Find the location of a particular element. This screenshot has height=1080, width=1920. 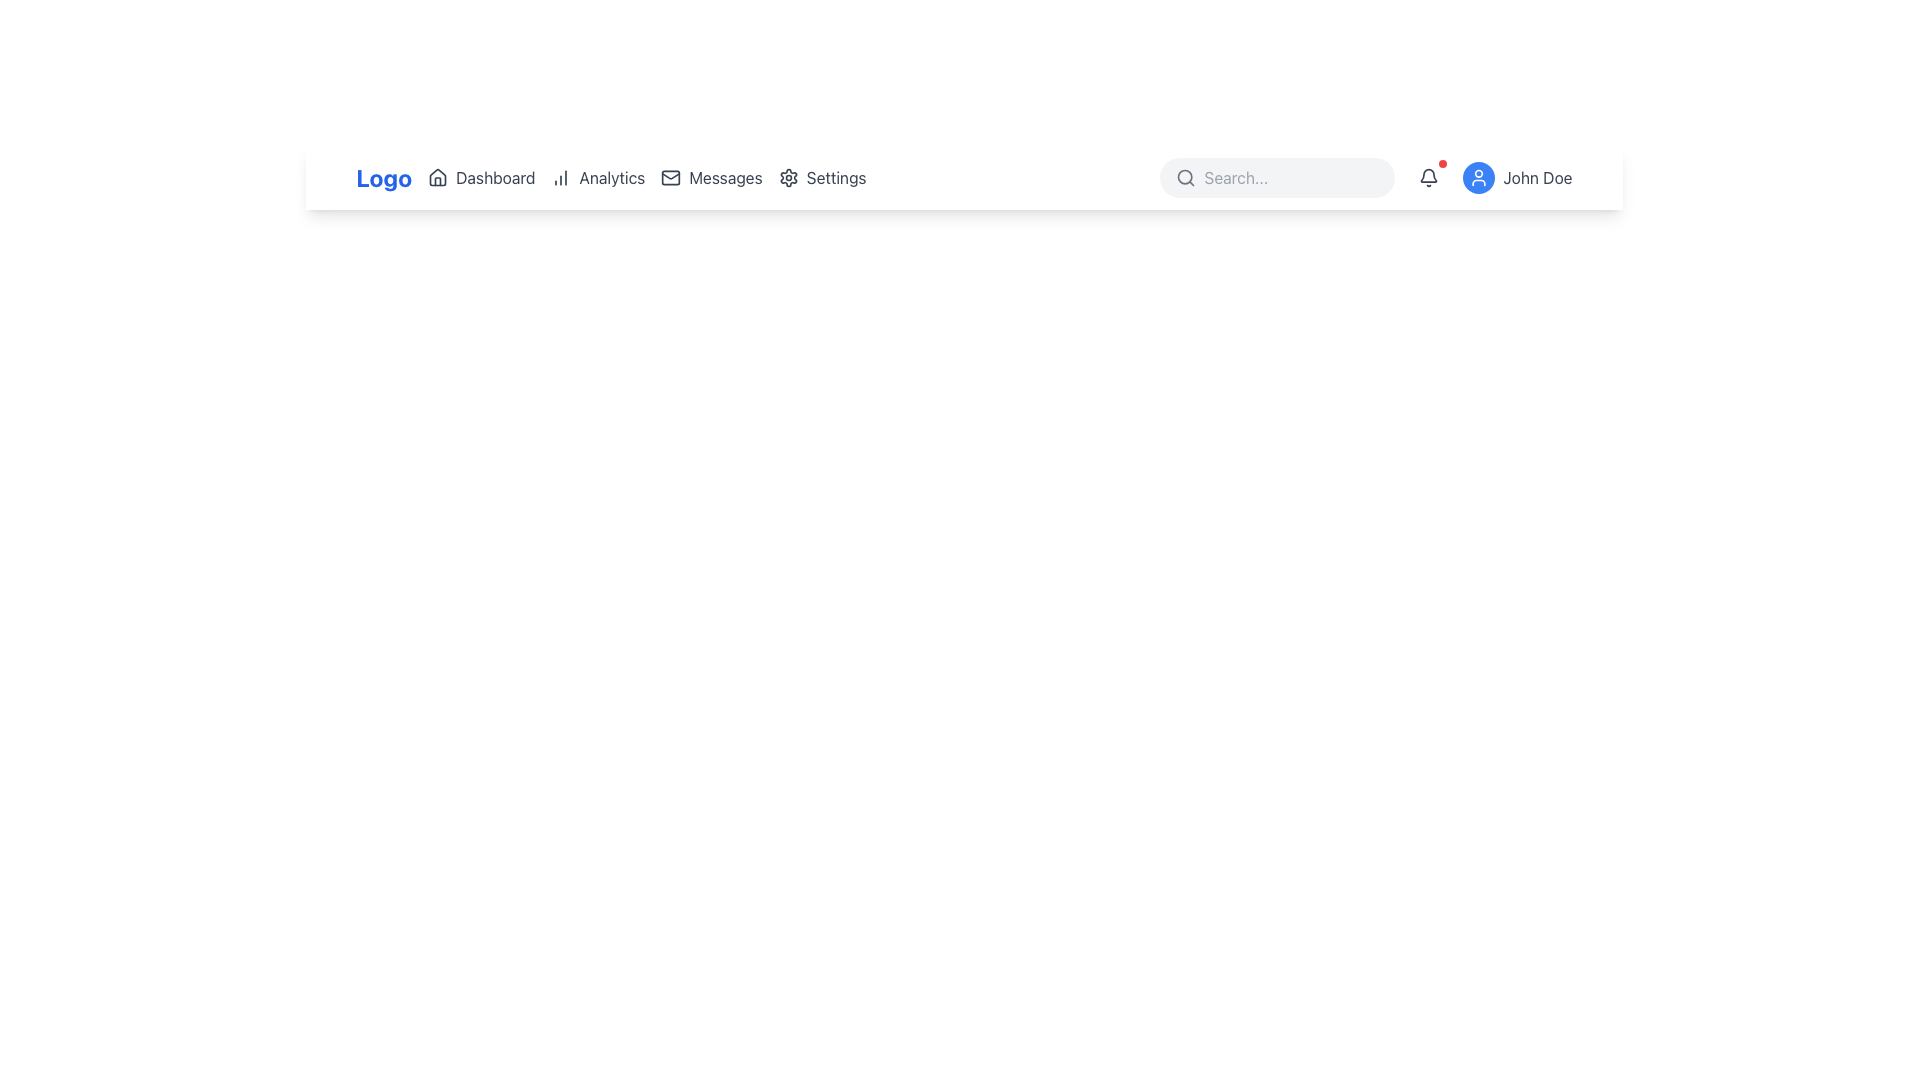

the 'Messages' text label in the navigation bar, which is displayed in bold, dark-gray font, located between 'Analytics' and the 'Settings' gear icon is located at coordinates (724, 176).